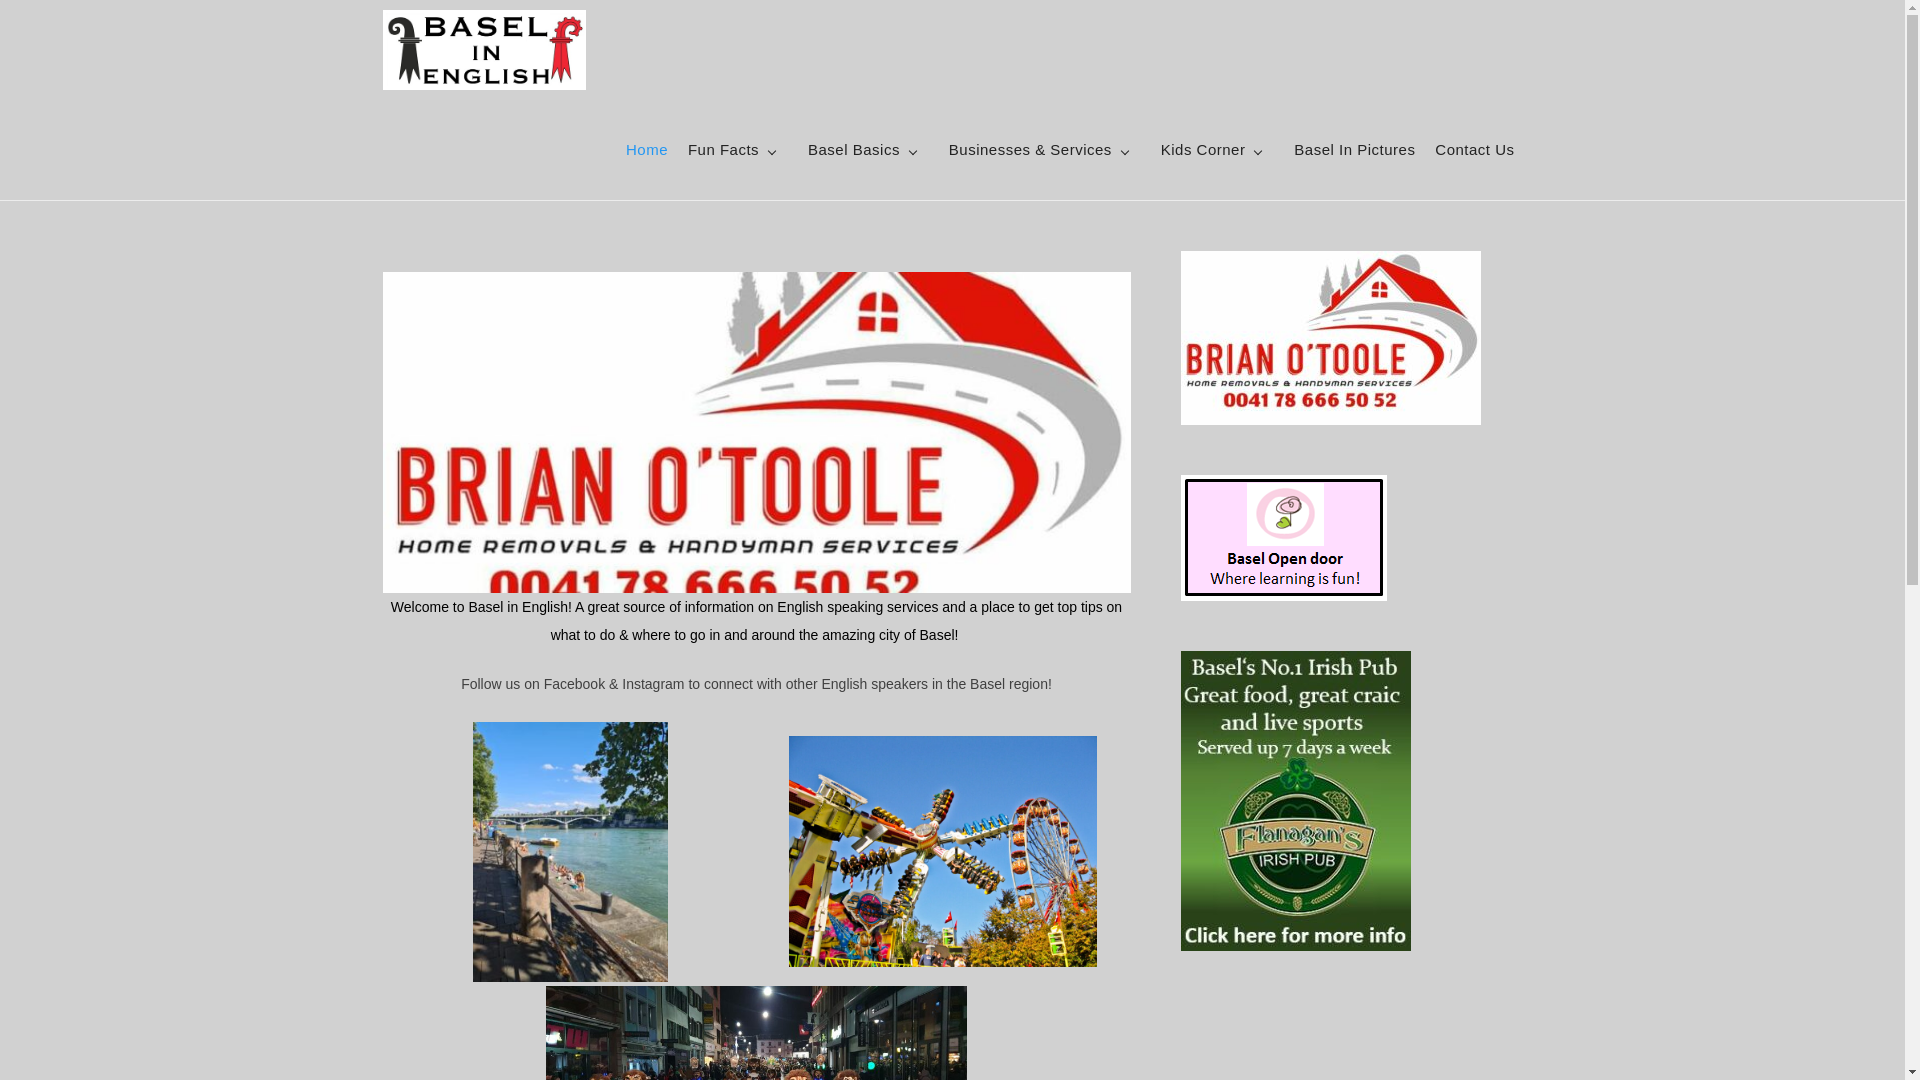  I want to click on 'Kids Corner', so click(1152, 149).